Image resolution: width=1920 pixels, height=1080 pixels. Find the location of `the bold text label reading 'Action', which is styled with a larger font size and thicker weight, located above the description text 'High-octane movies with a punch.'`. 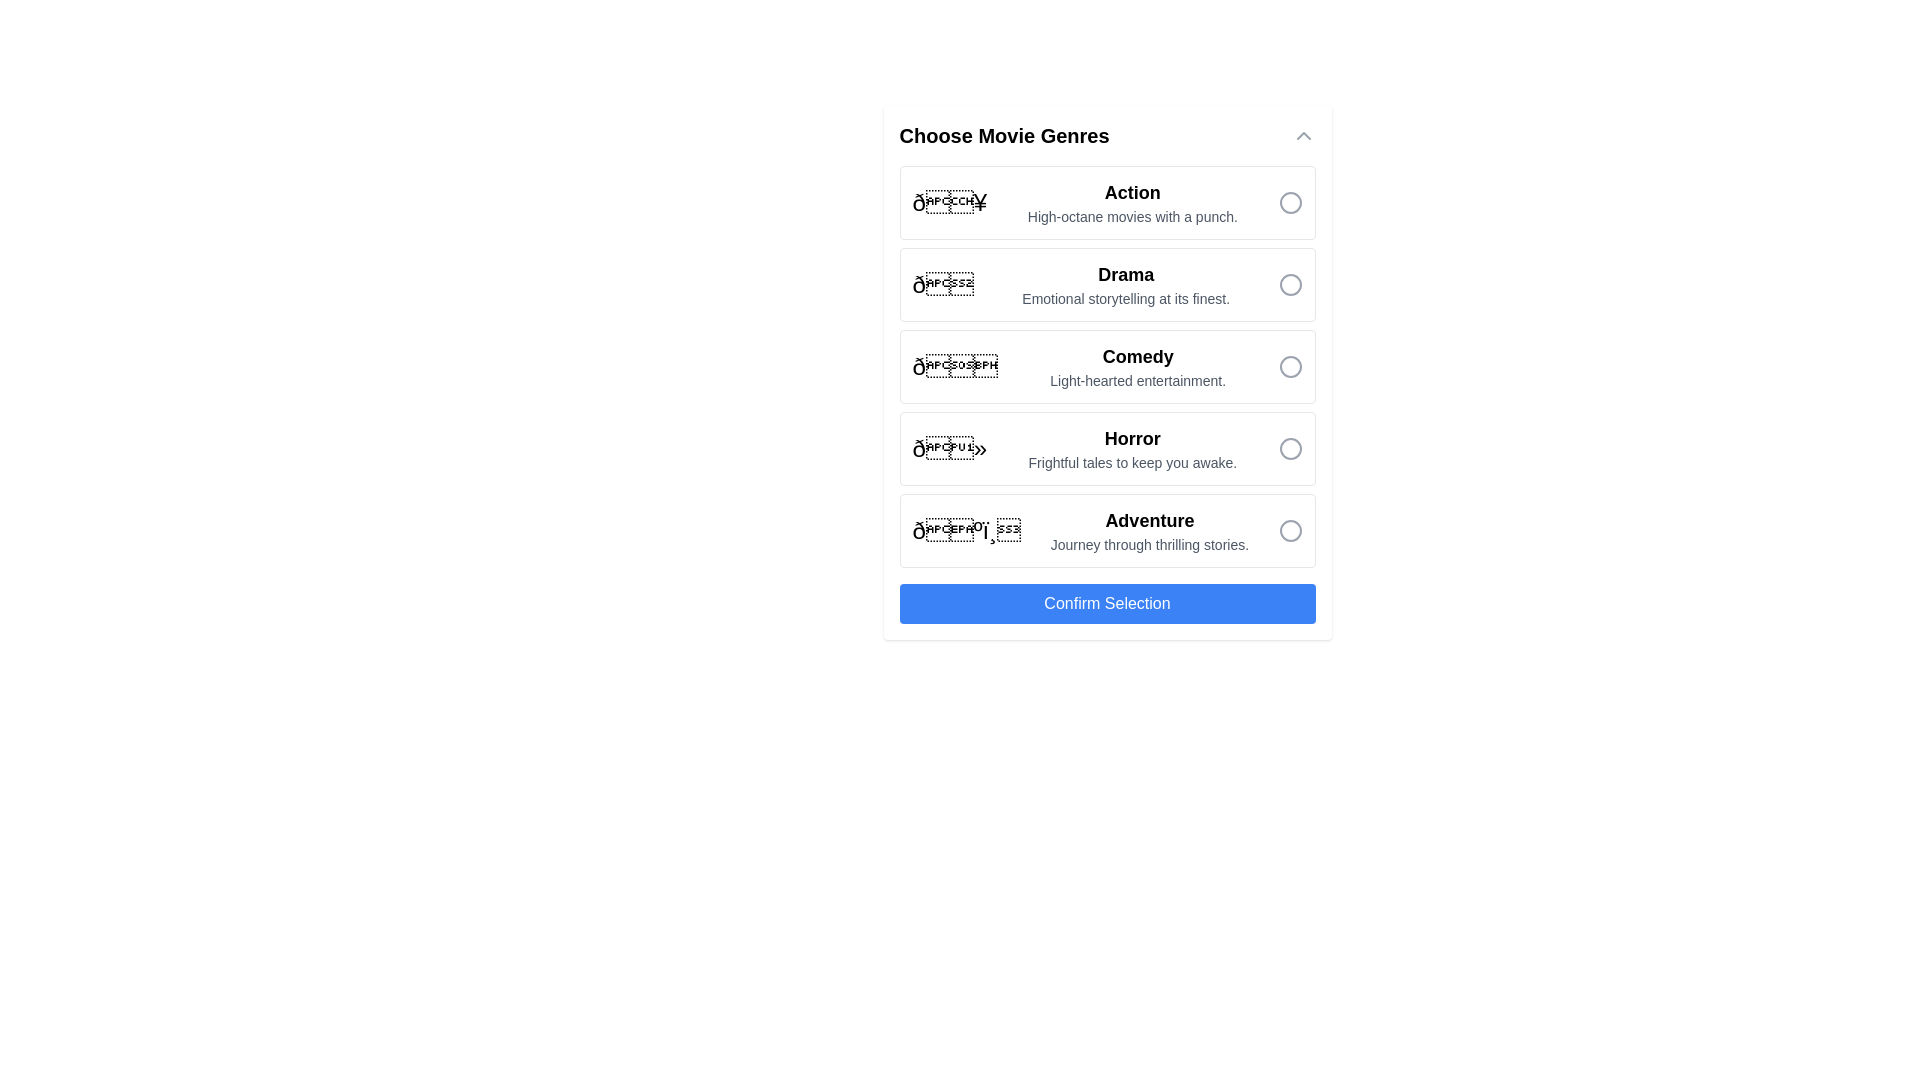

the bold text label reading 'Action', which is styled with a larger font size and thicker weight, located above the description text 'High-octane movies with a punch.' is located at coordinates (1132, 192).